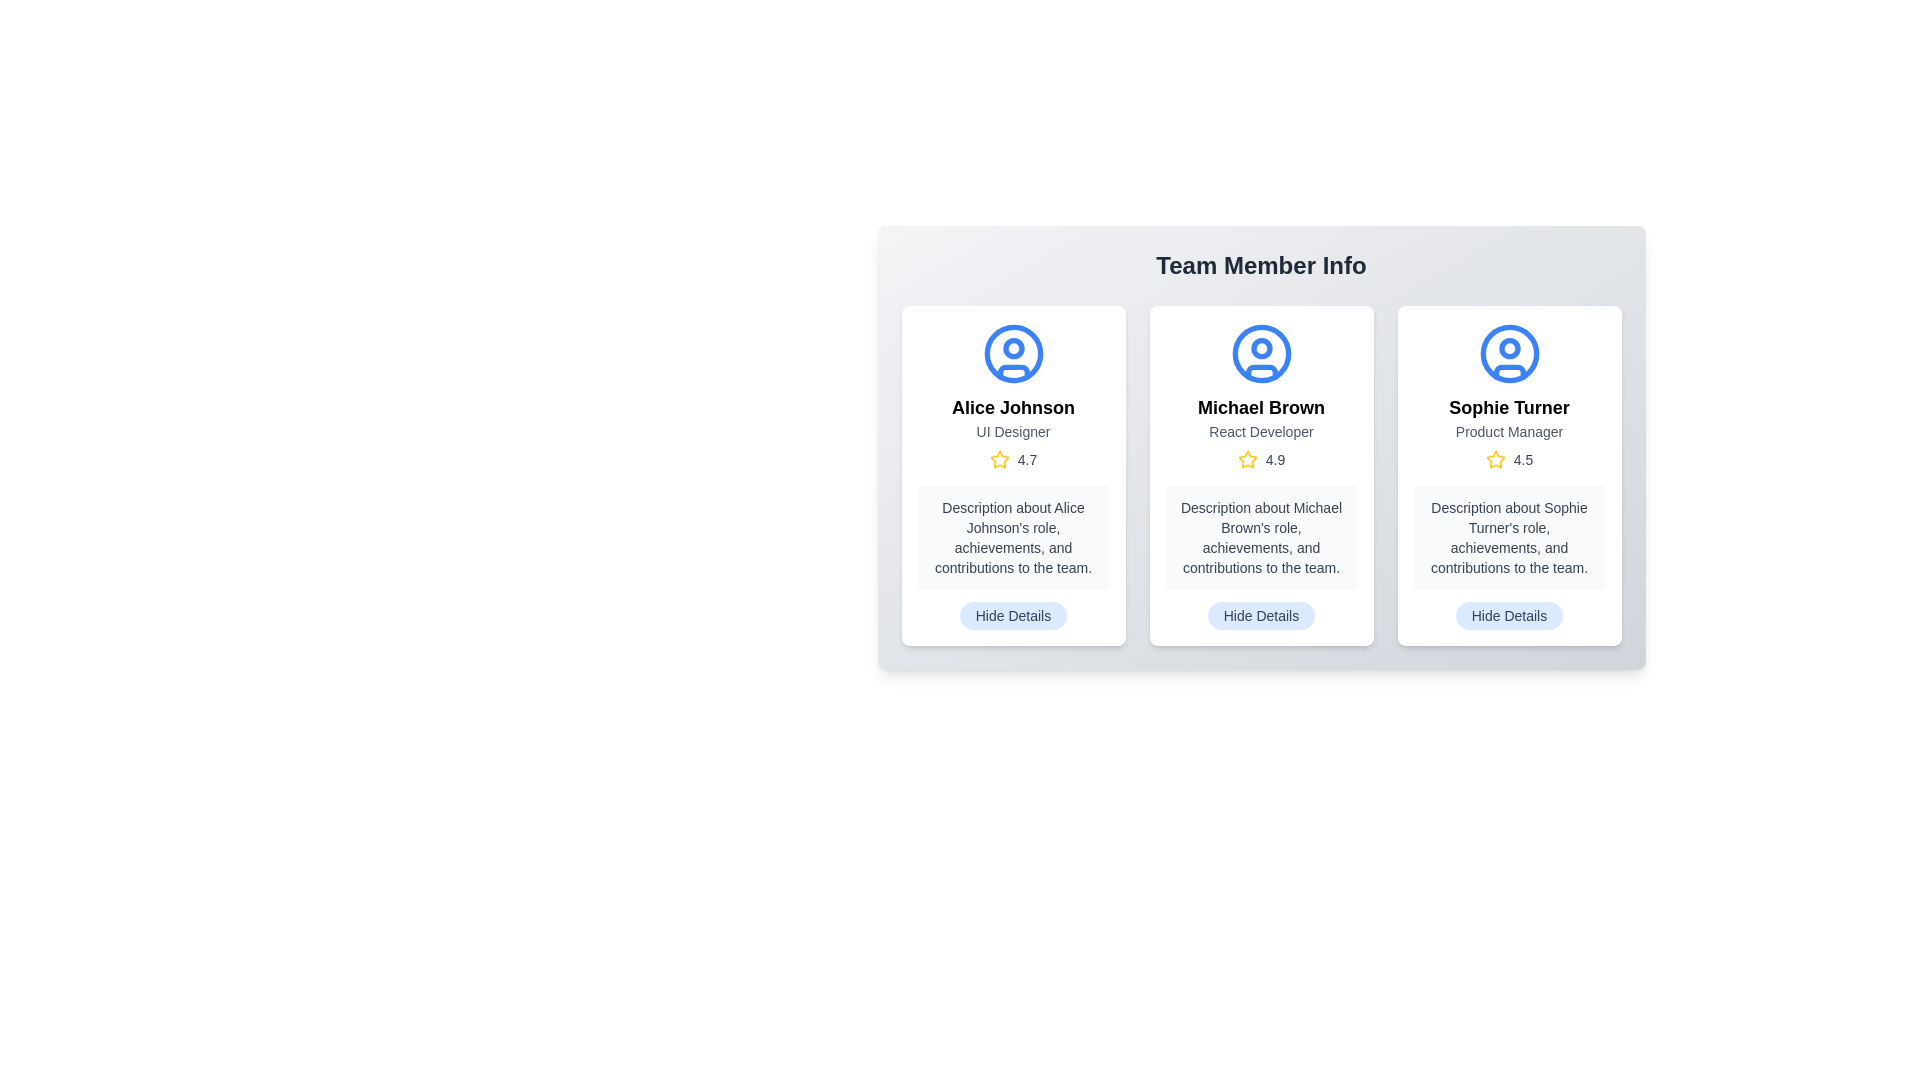  Describe the element at coordinates (1246, 459) in the screenshot. I see `the high rating icon located in the second card of a three-card layout, positioned above the description area and adjacent to the '4.9' rating text` at that location.